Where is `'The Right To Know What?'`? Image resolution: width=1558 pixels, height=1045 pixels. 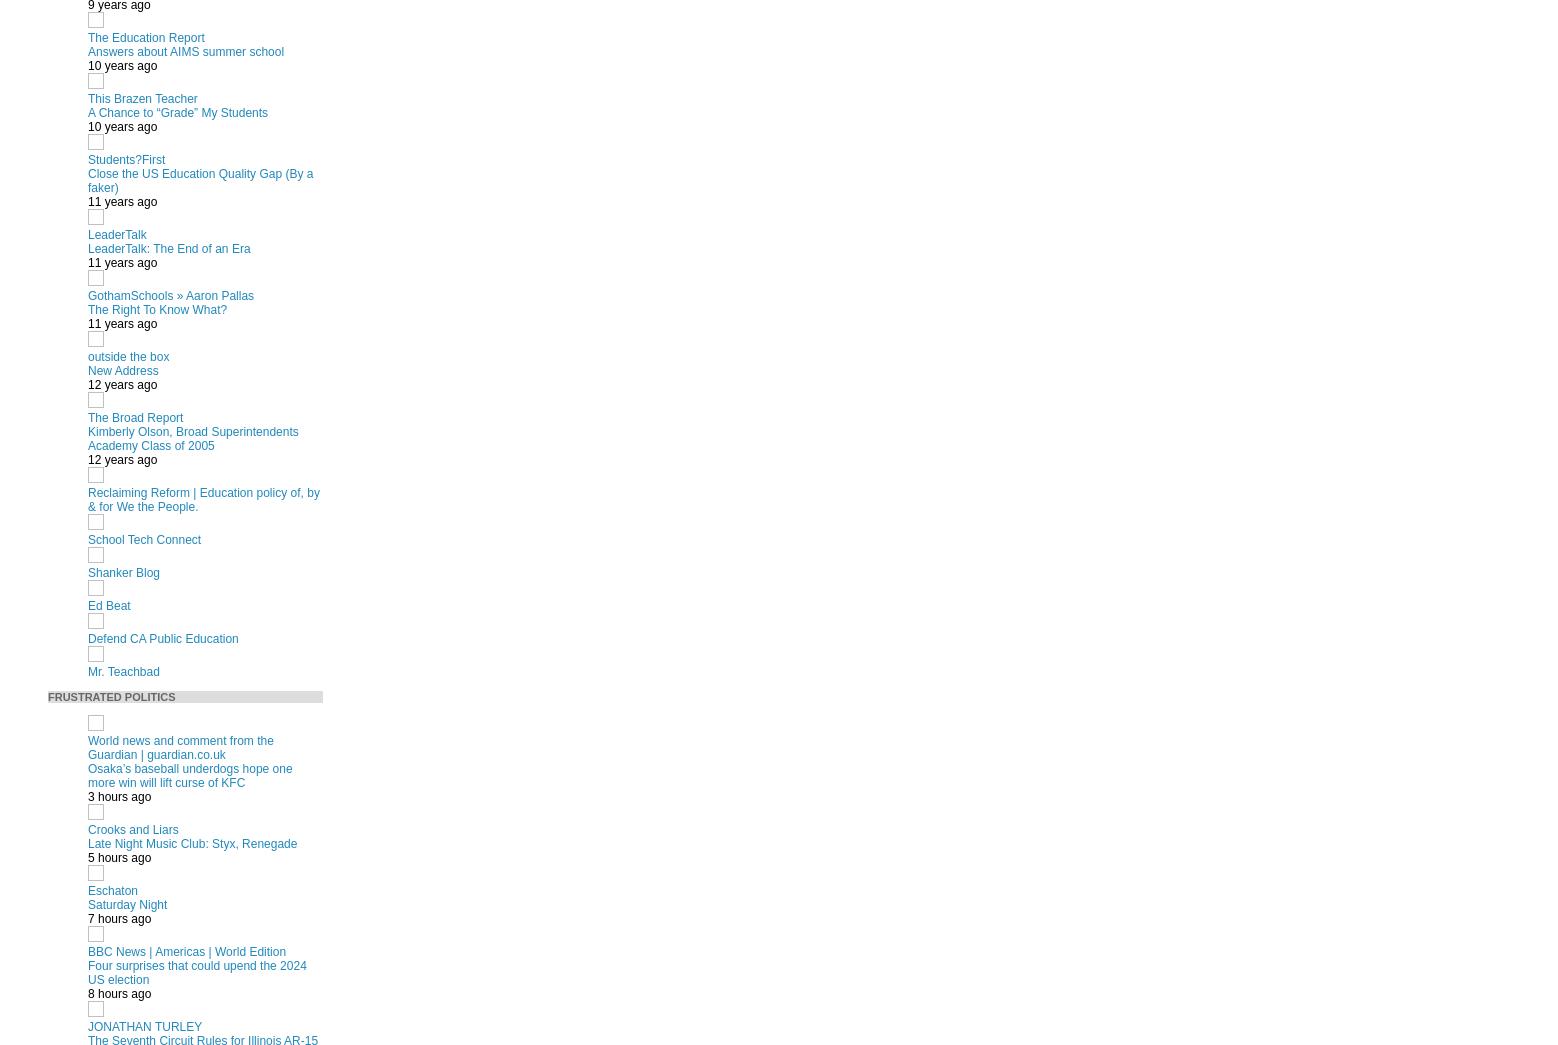 'The Right To Know What?' is located at coordinates (157, 309).